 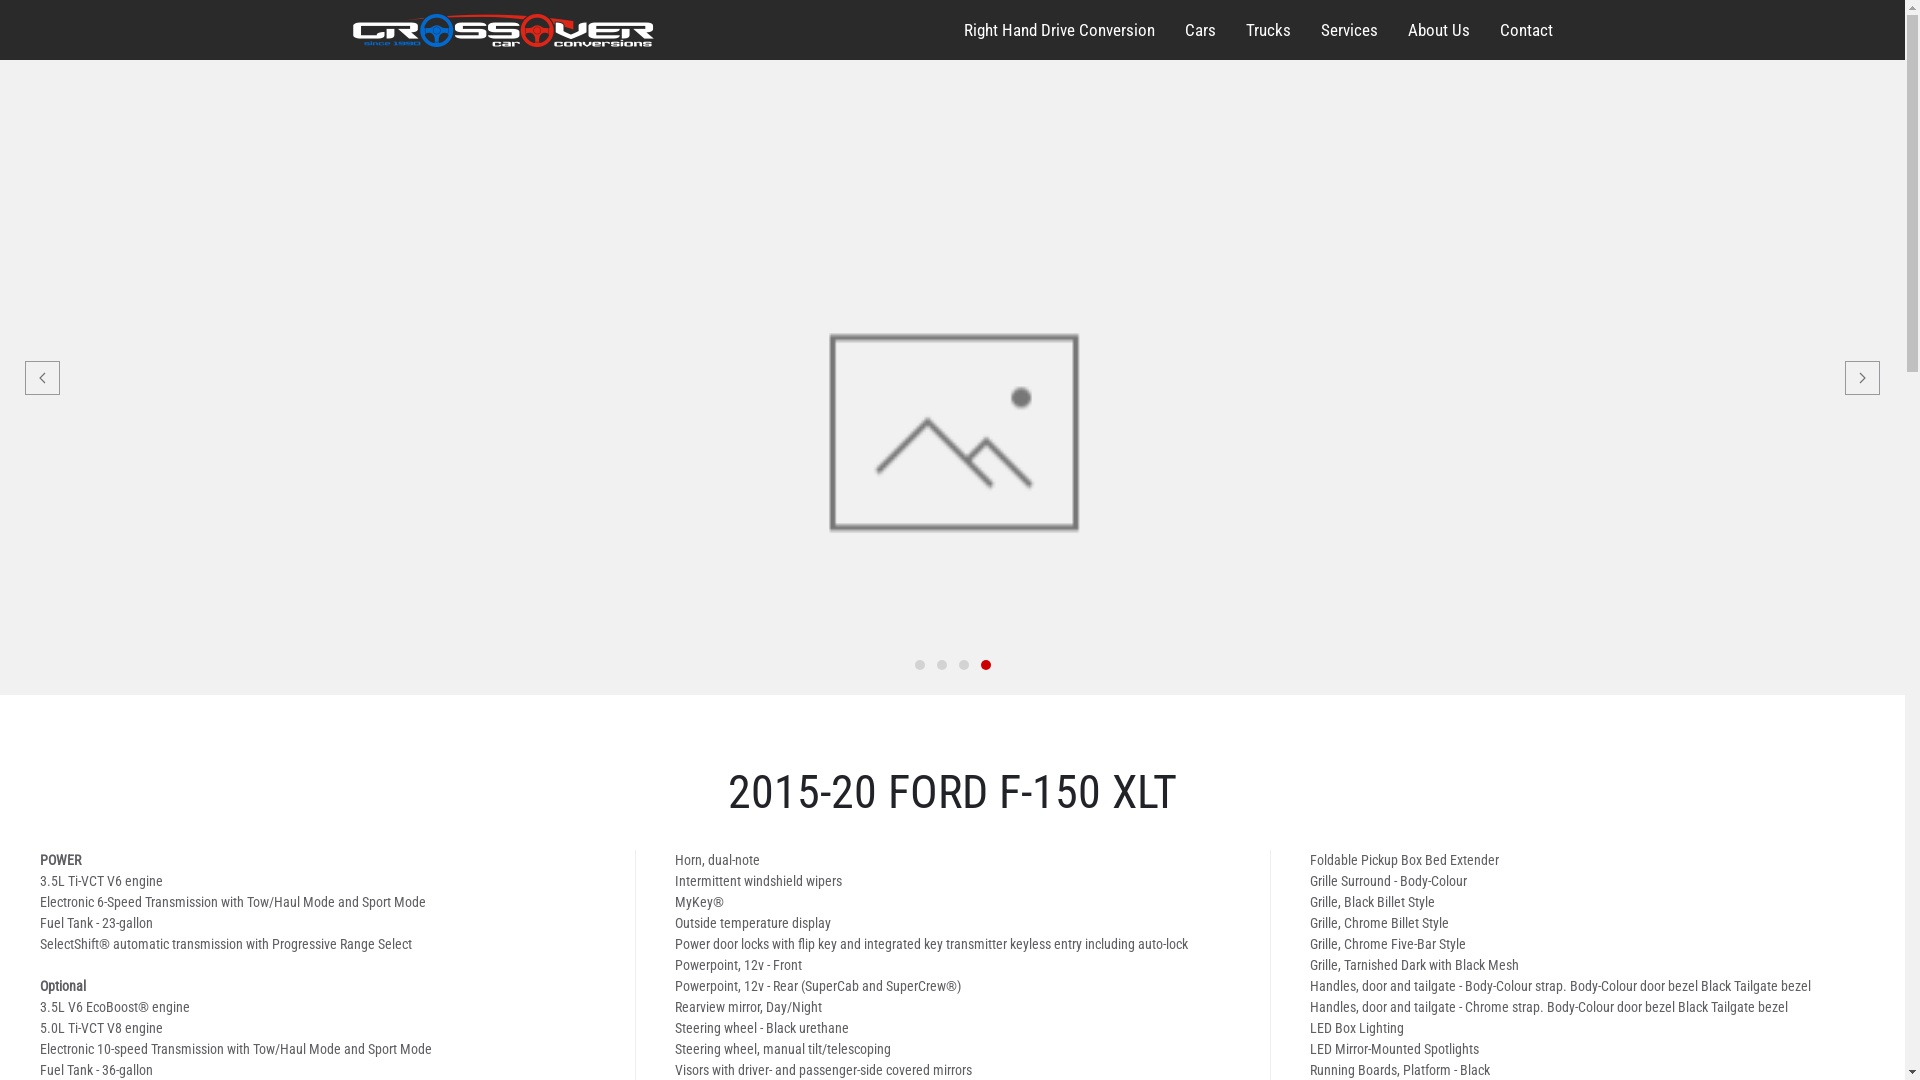 What do you see at coordinates (1058, 30) in the screenshot?
I see `'Right Hand Drive Conversion'` at bounding box center [1058, 30].